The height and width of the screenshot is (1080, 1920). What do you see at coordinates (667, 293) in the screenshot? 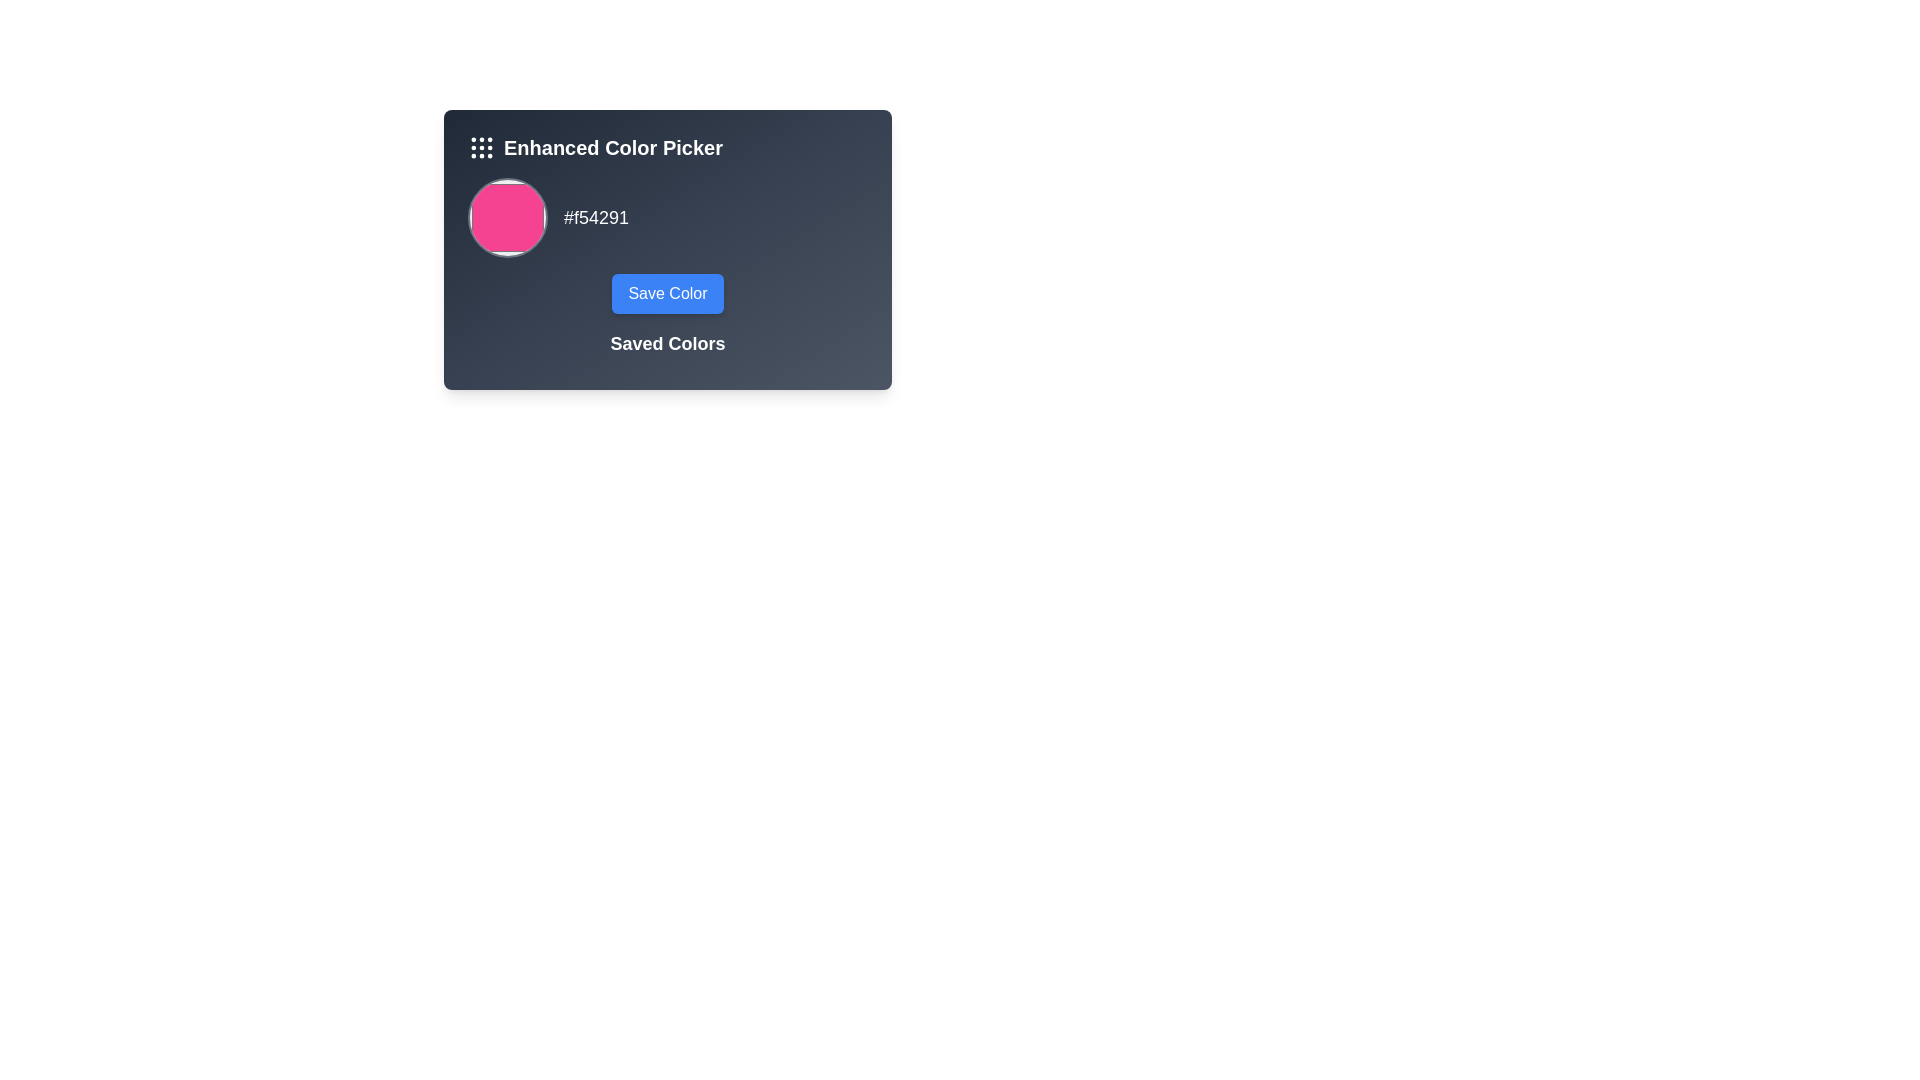
I see `the interactive save button located at the lower central area of the interface` at bounding box center [667, 293].